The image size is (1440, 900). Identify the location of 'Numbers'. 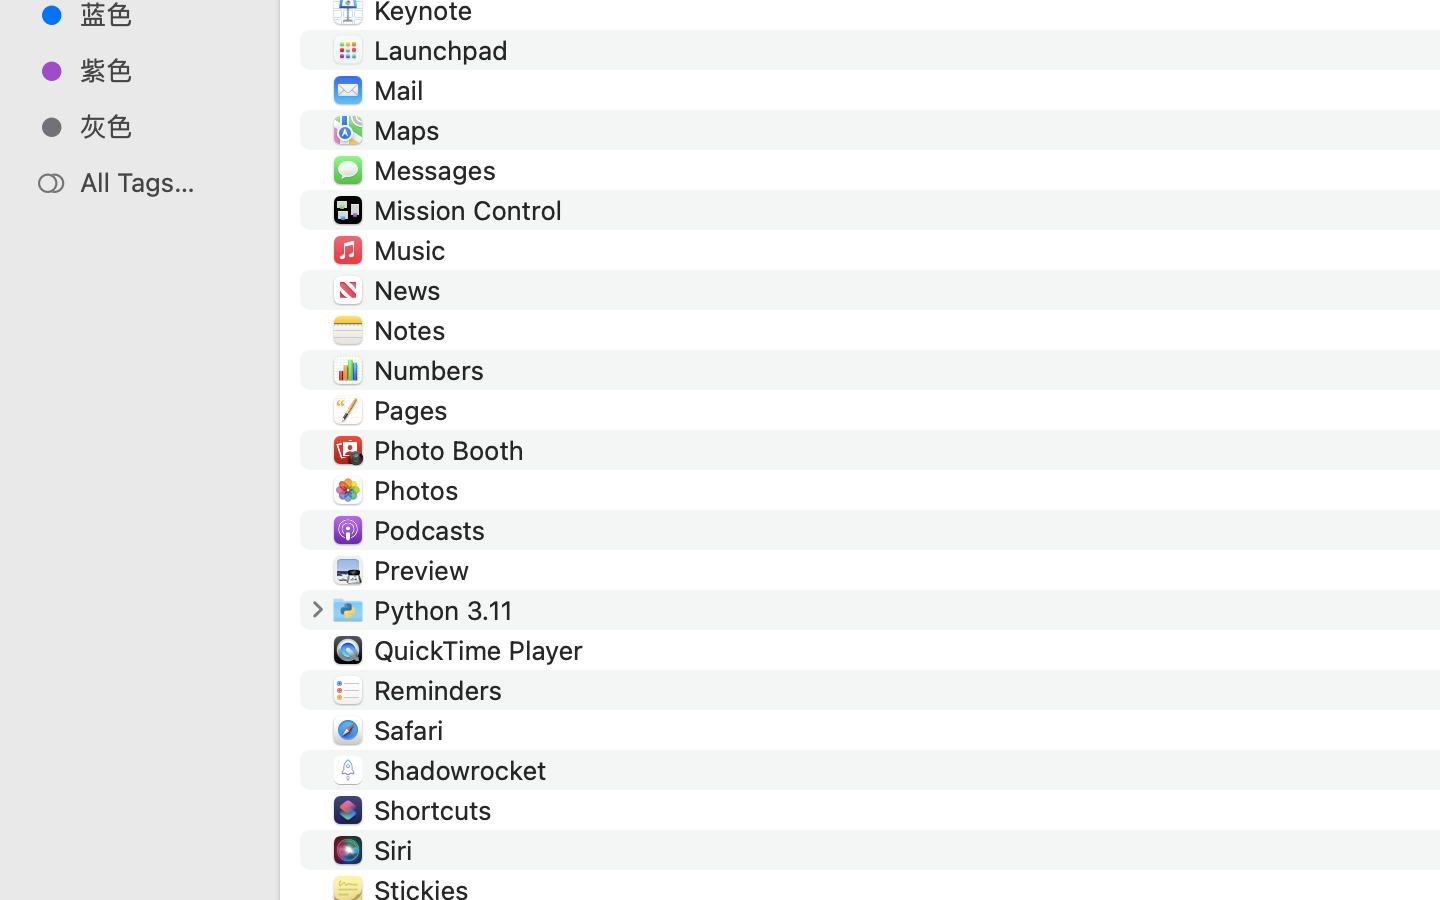
(434, 369).